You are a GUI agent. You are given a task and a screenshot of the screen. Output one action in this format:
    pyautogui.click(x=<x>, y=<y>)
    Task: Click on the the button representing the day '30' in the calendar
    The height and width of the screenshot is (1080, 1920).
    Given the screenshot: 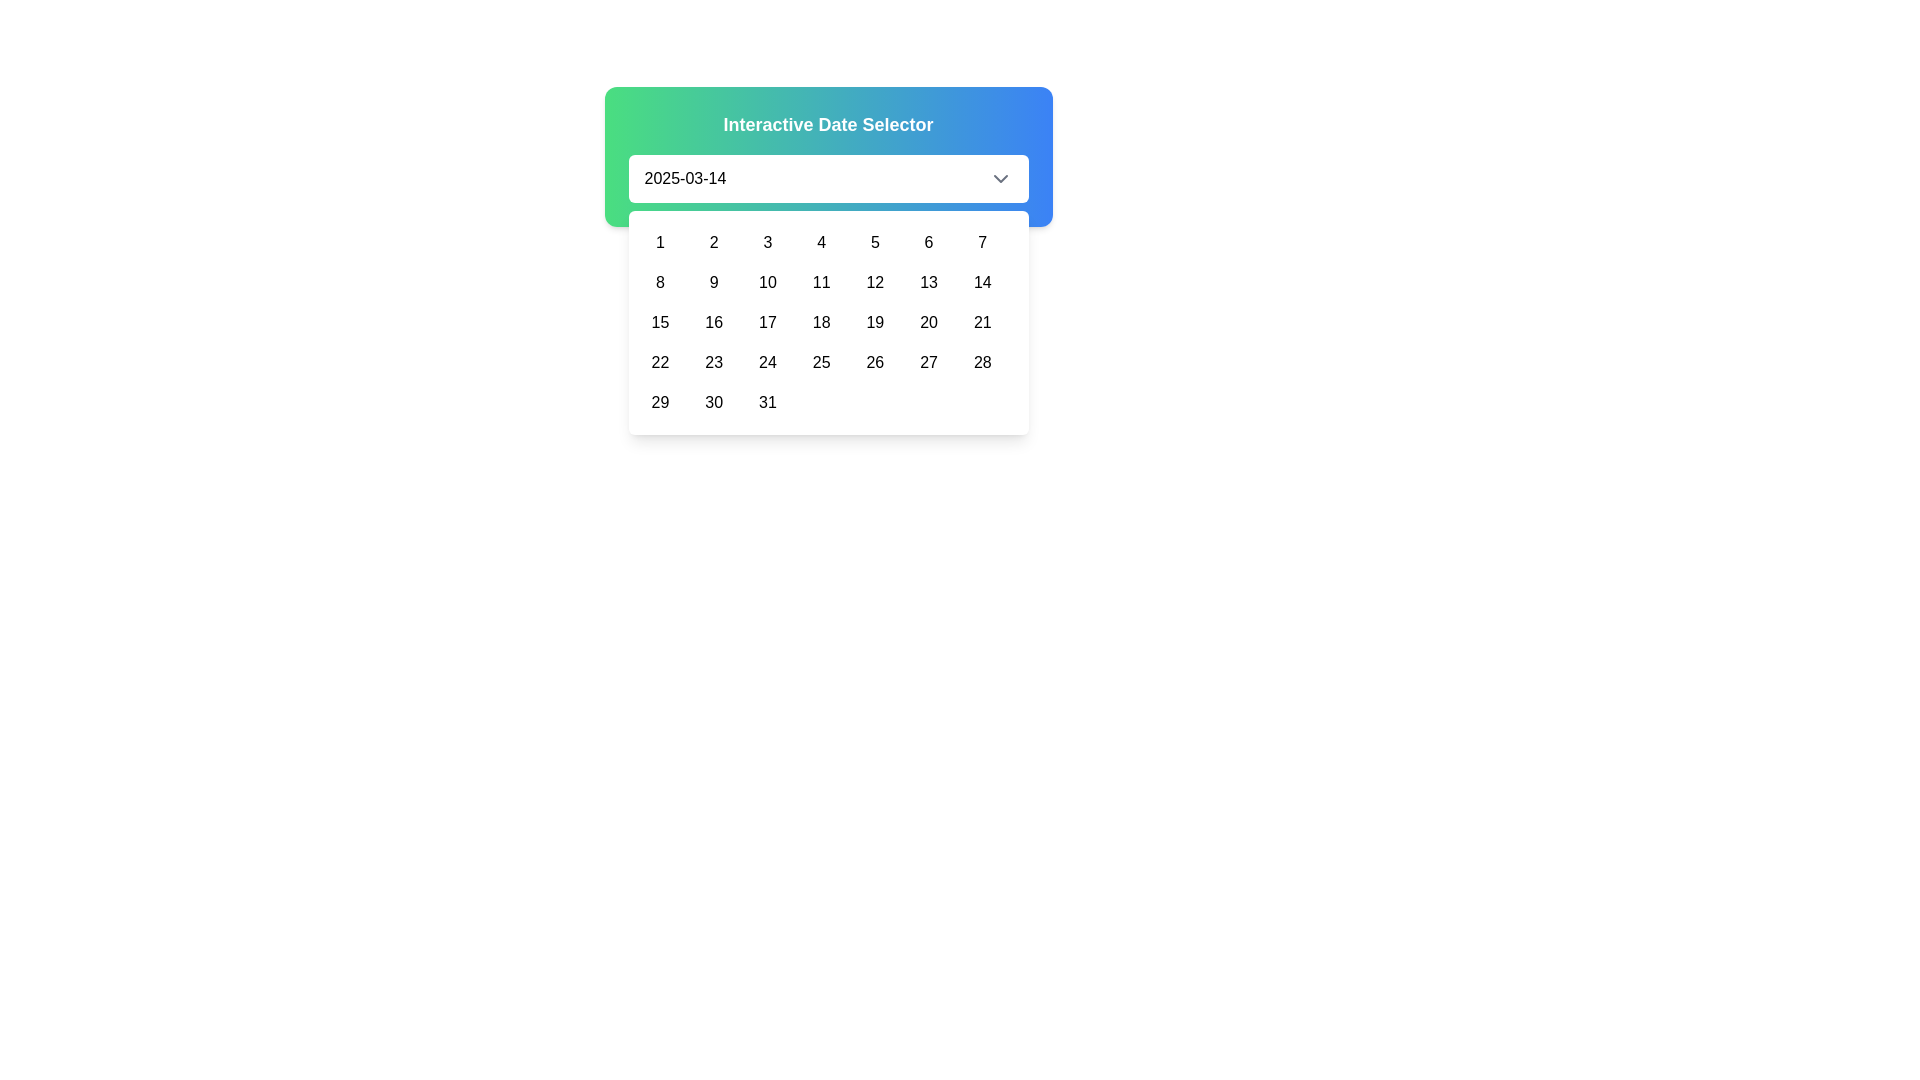 What is the action you would take?
    pyautogui.click(x=714, y=402)
    